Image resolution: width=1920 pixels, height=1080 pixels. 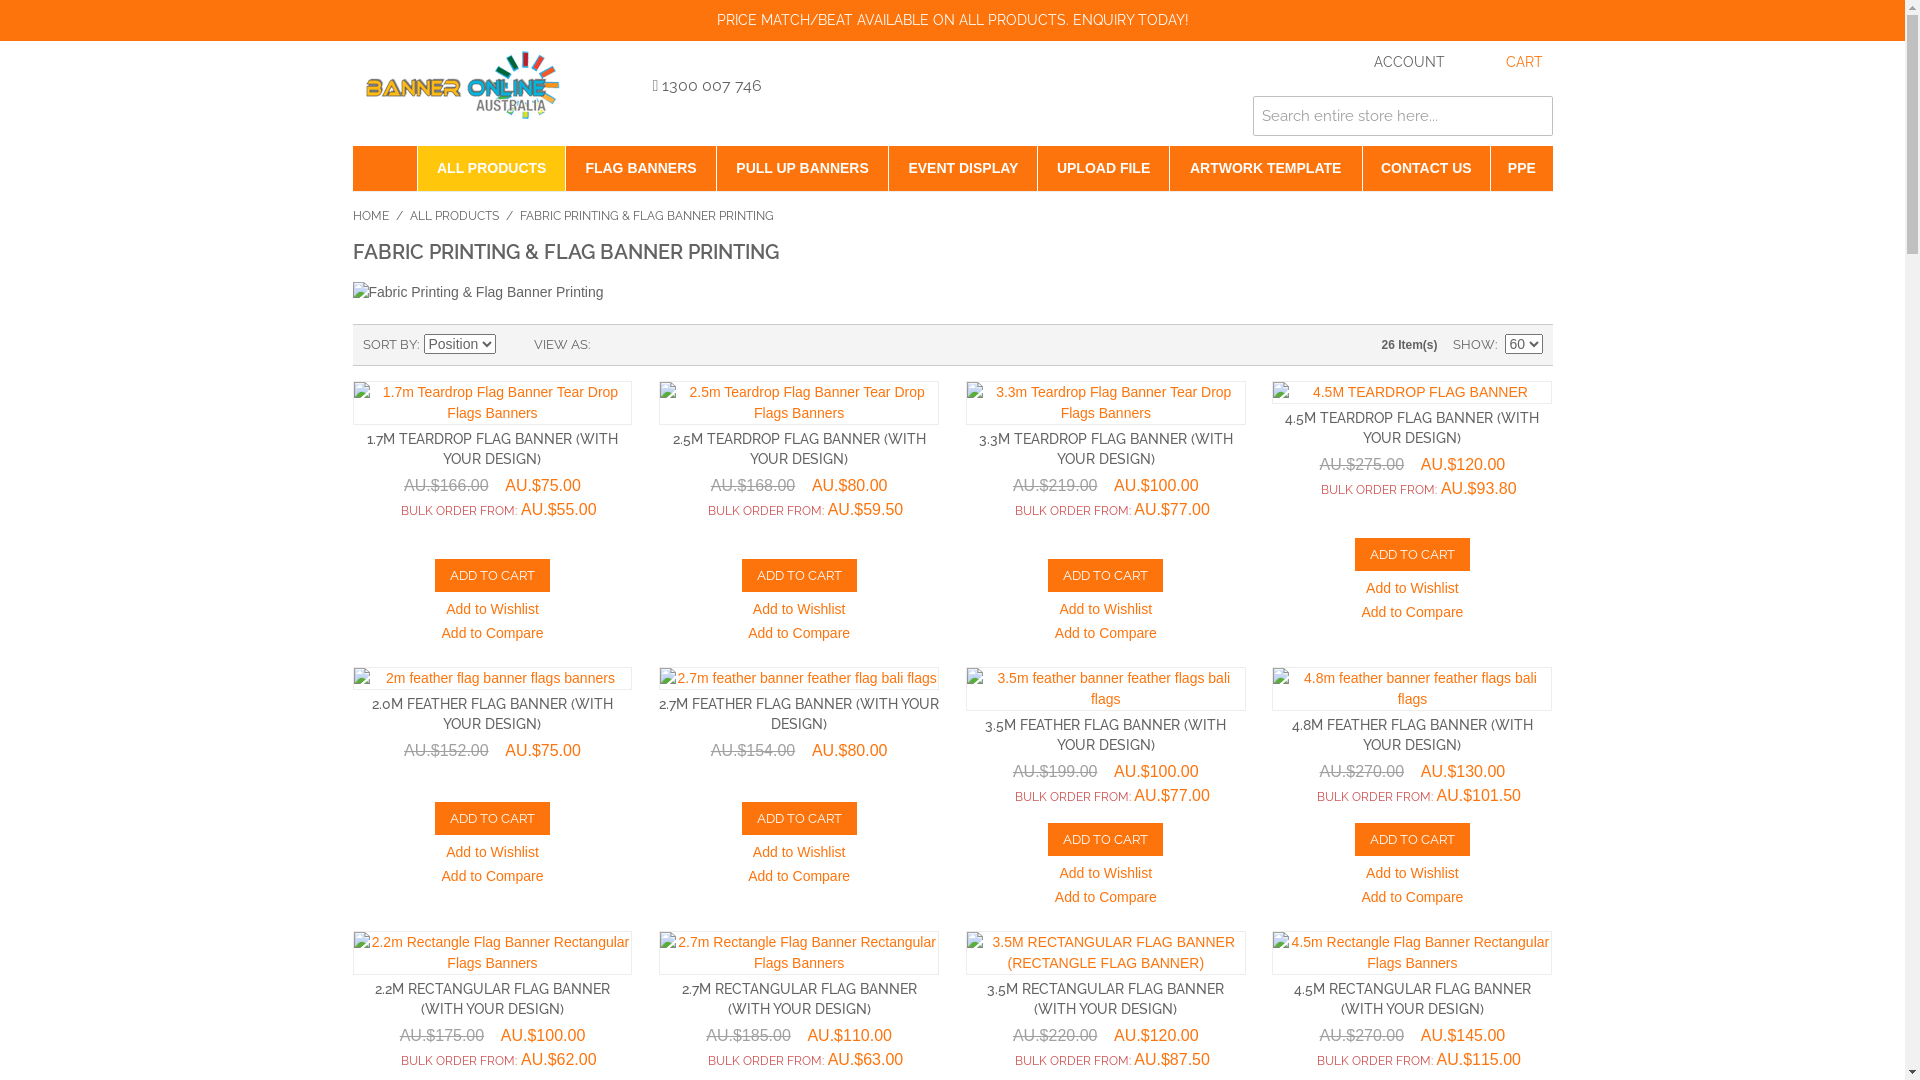 What do you see at coordinates (492, 575) in the screenshot?
I see `'ADD TO CART'` at bounding box center [492, 575].